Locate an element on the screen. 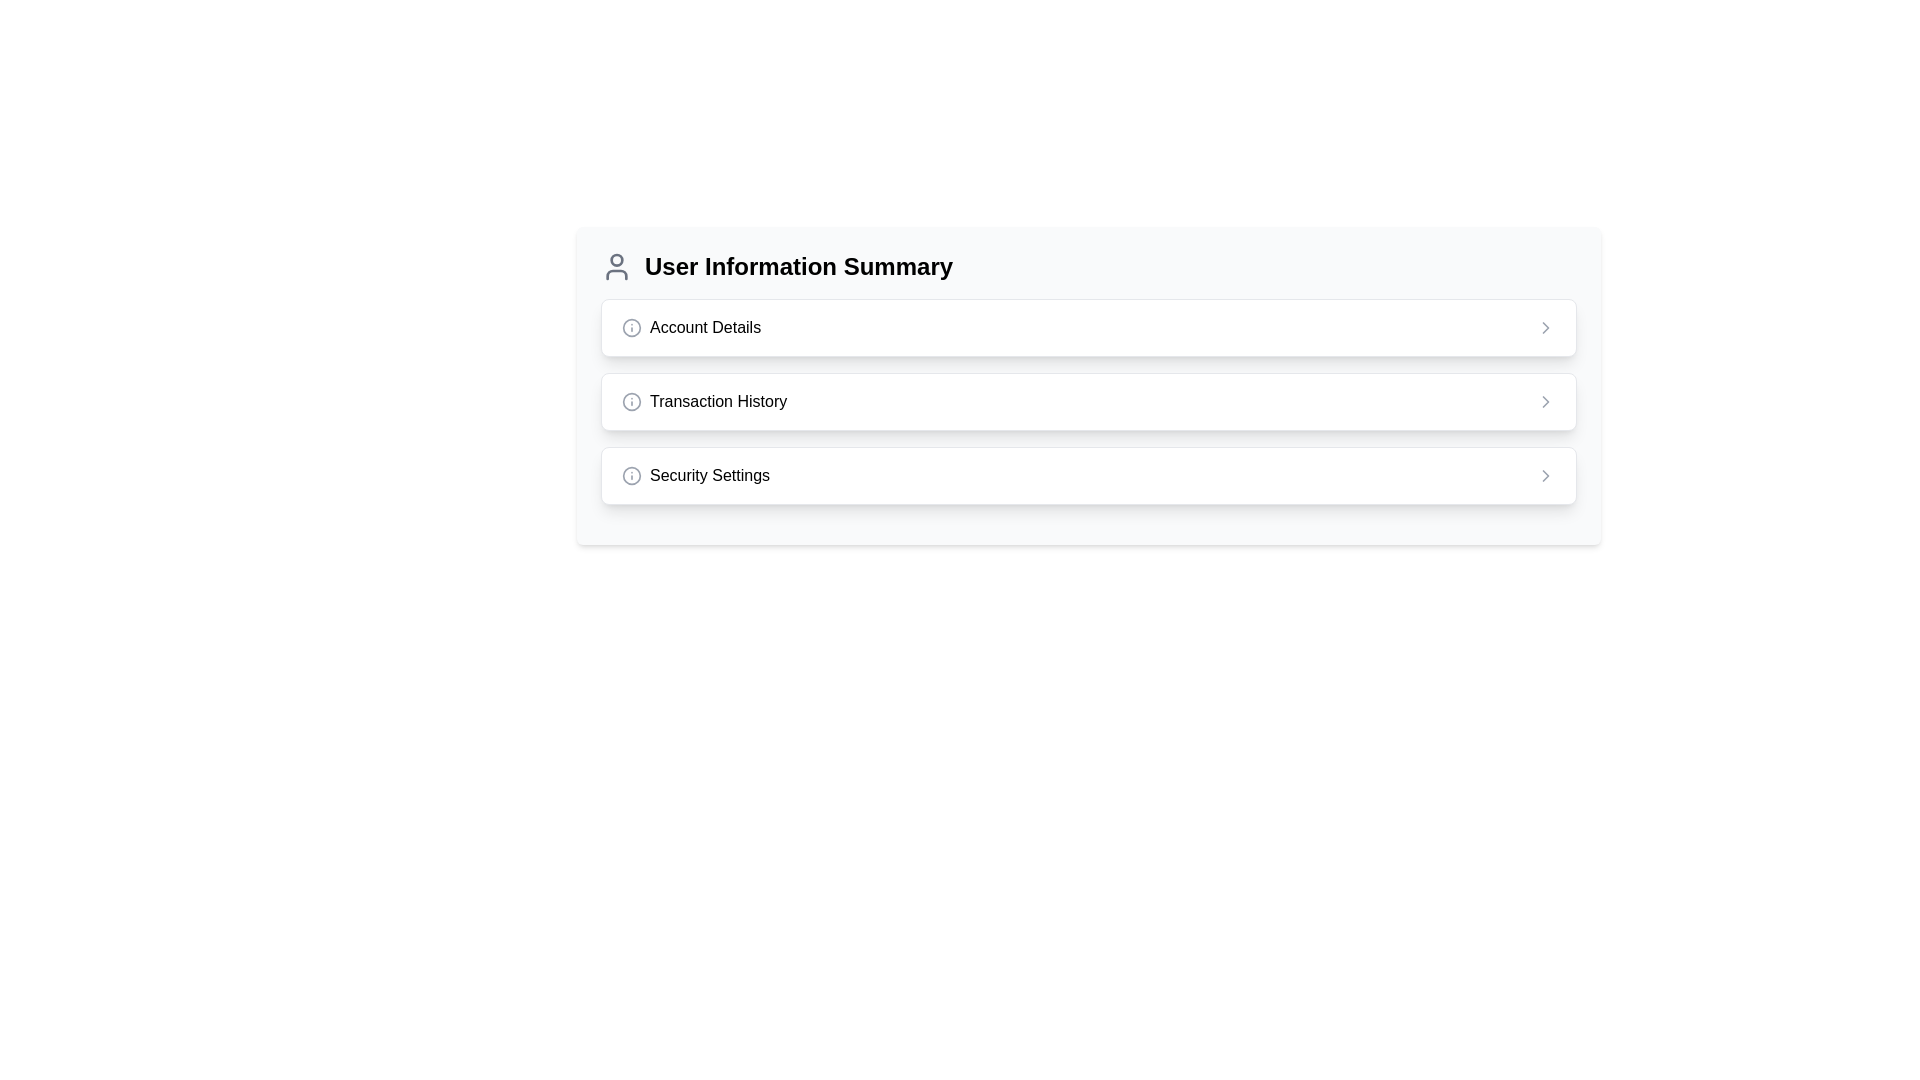 This screenshot has width=1920, height=1080. the navigation indicator icon located in the third row from the top, adjacent to 'Security Settings', on the right-hand side is located at coordinates (1544, 475).